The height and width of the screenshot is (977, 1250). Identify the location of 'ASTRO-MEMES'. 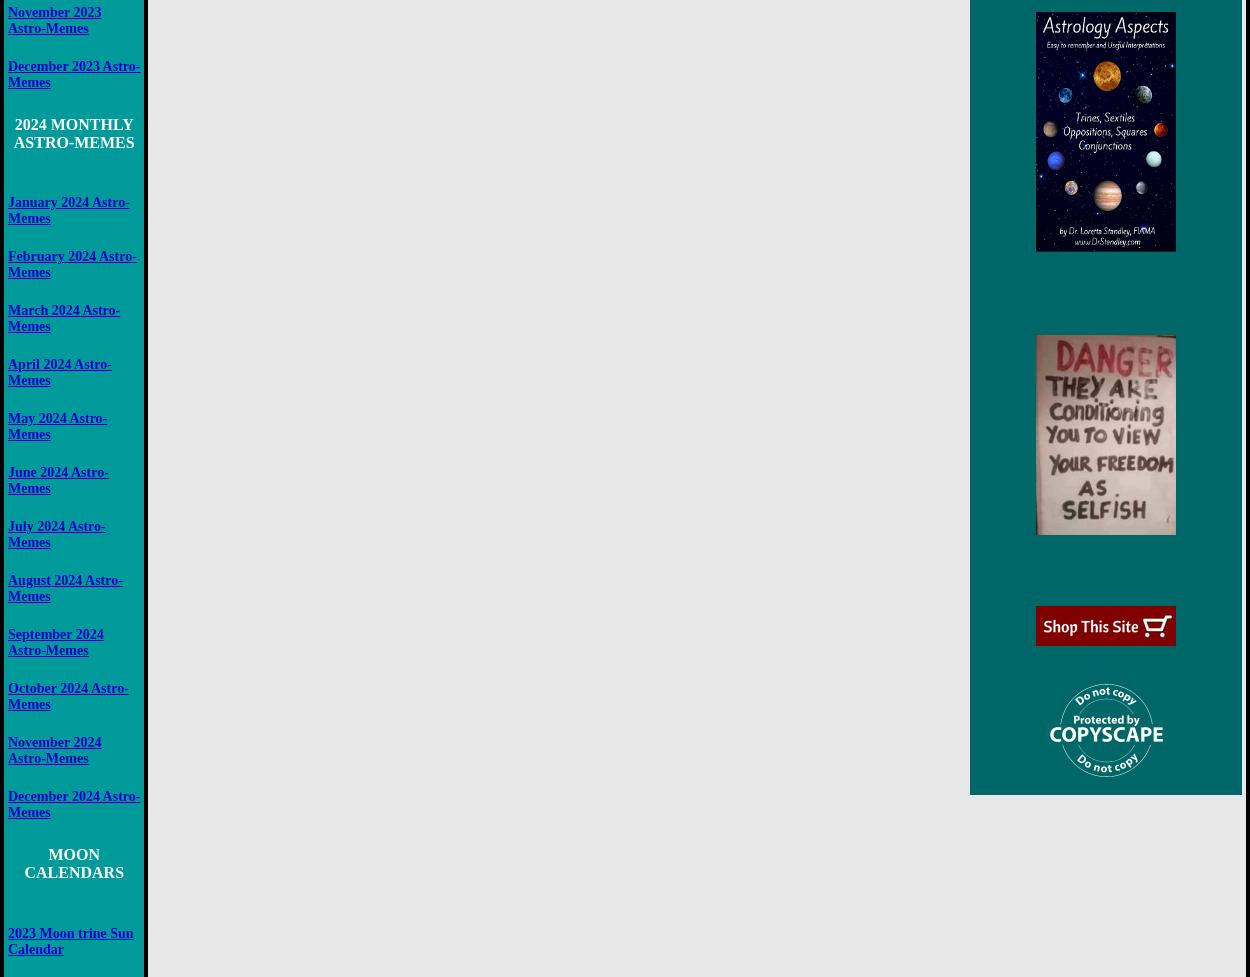
(72, 141).